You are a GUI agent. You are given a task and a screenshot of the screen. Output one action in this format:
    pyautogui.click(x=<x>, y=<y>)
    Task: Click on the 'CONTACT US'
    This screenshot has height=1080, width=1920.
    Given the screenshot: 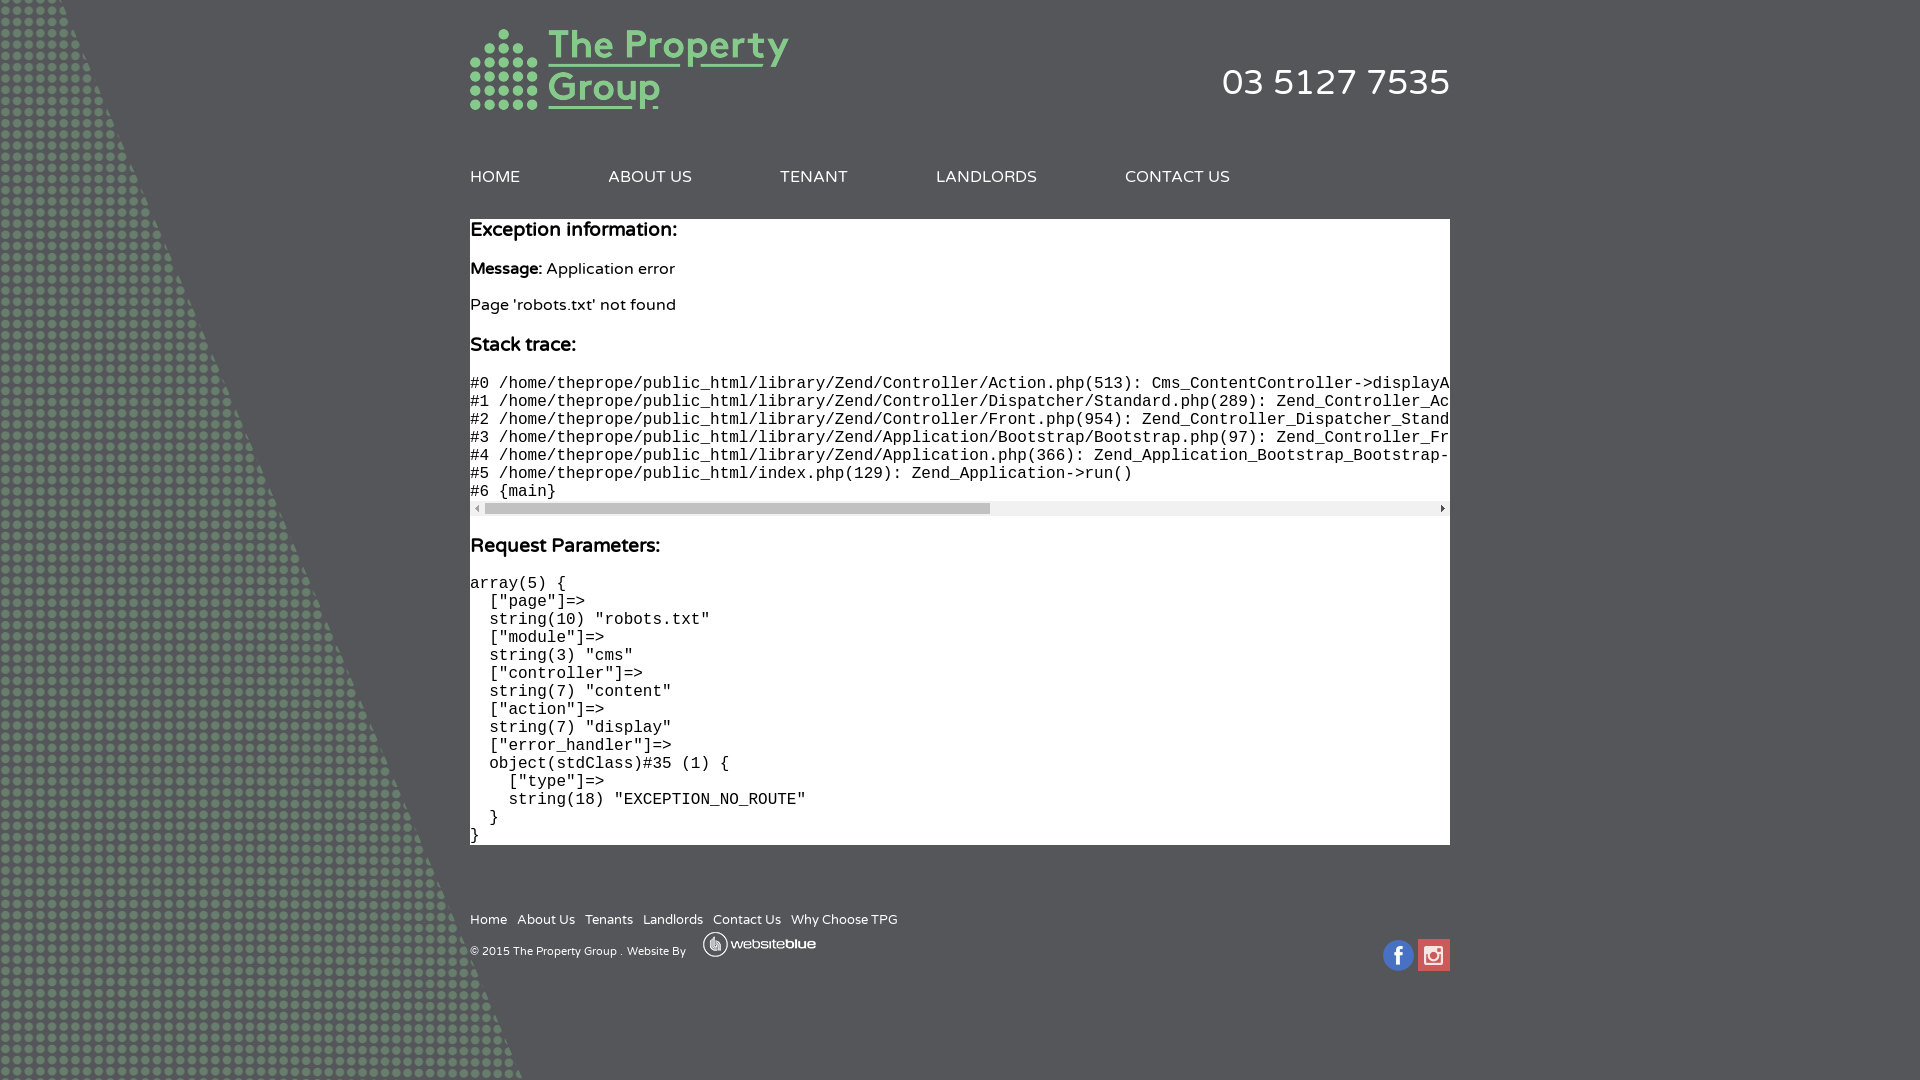 What is the action you would take?
    pyautogui.click(x=1177, y=176)
    